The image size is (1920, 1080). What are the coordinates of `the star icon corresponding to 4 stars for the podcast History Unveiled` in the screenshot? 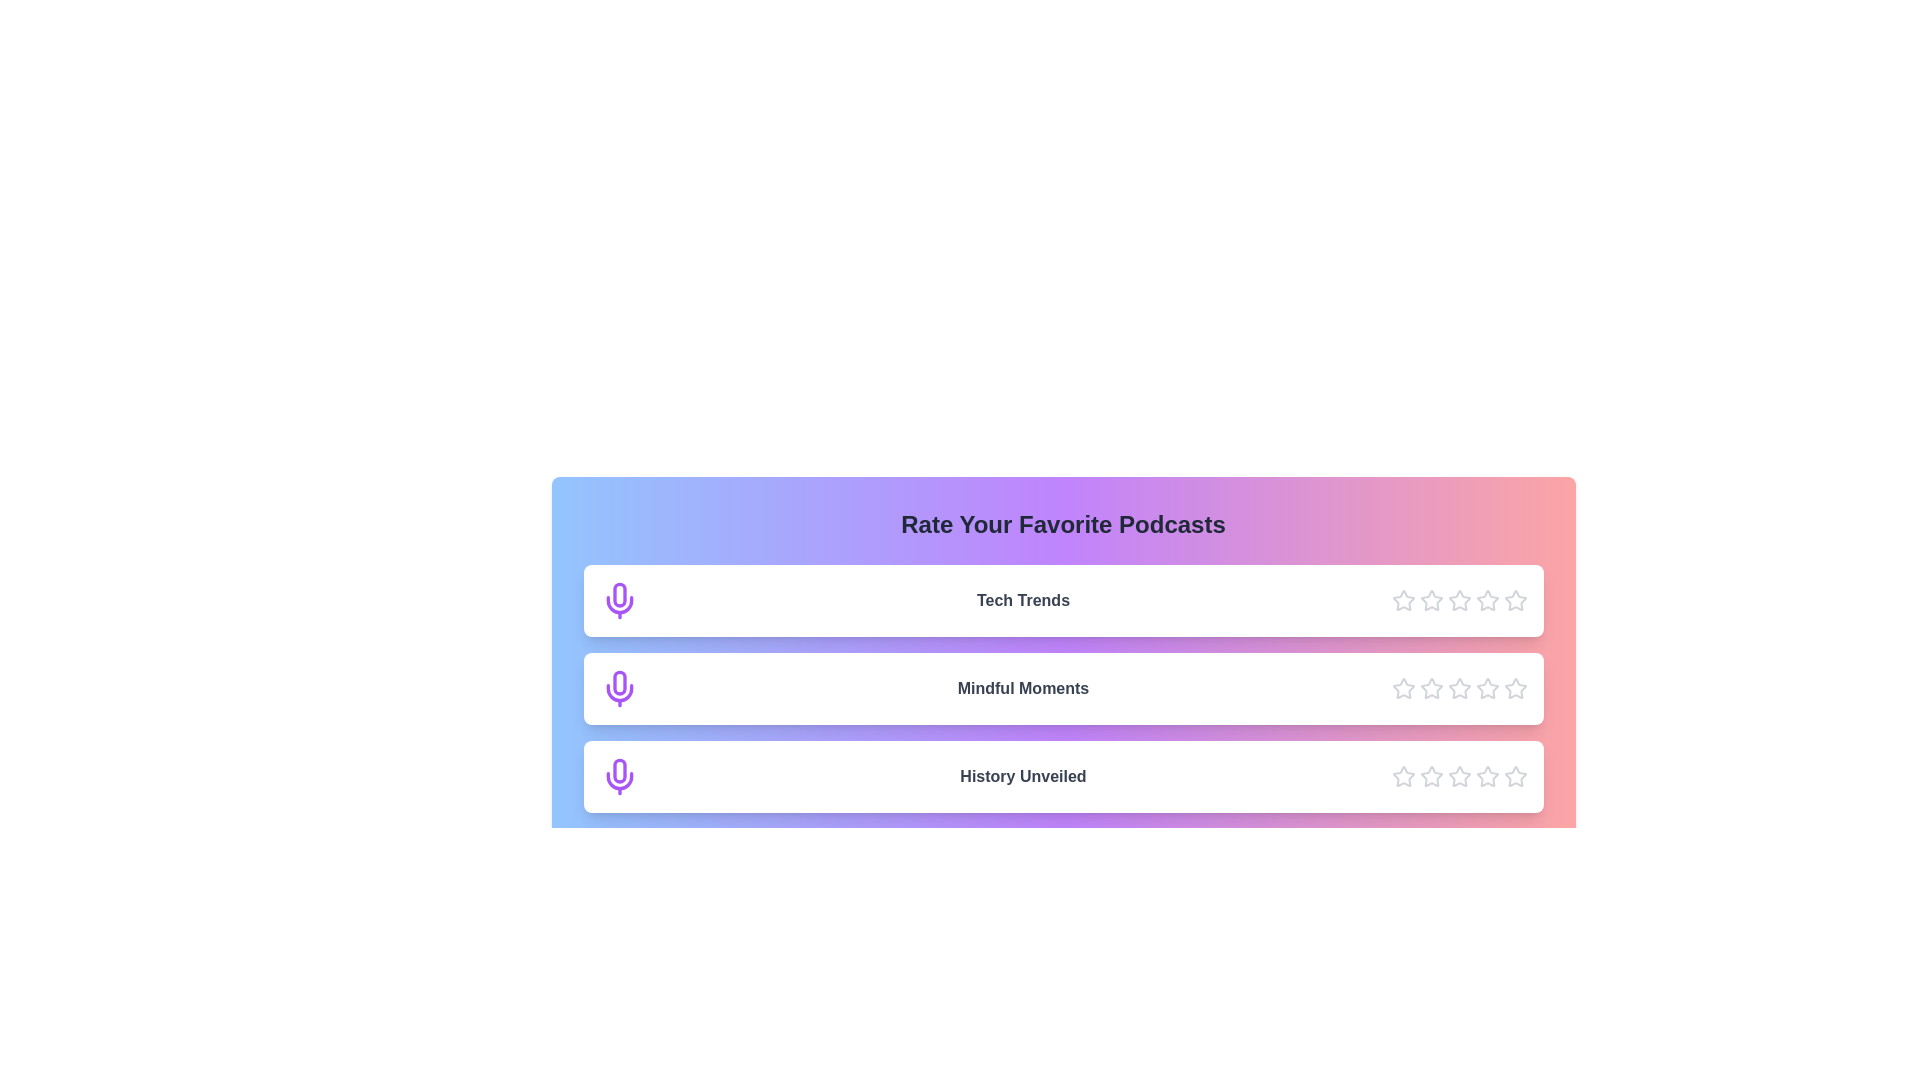 It's located at (1487, 775).